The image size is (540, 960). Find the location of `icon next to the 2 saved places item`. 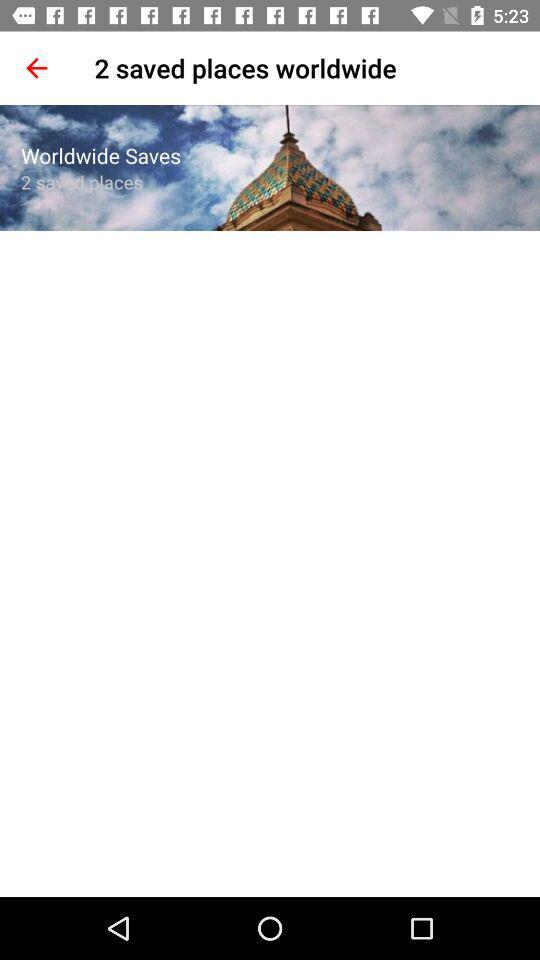

icon next to the 2 saved places item is located at coordinates (36, 68).